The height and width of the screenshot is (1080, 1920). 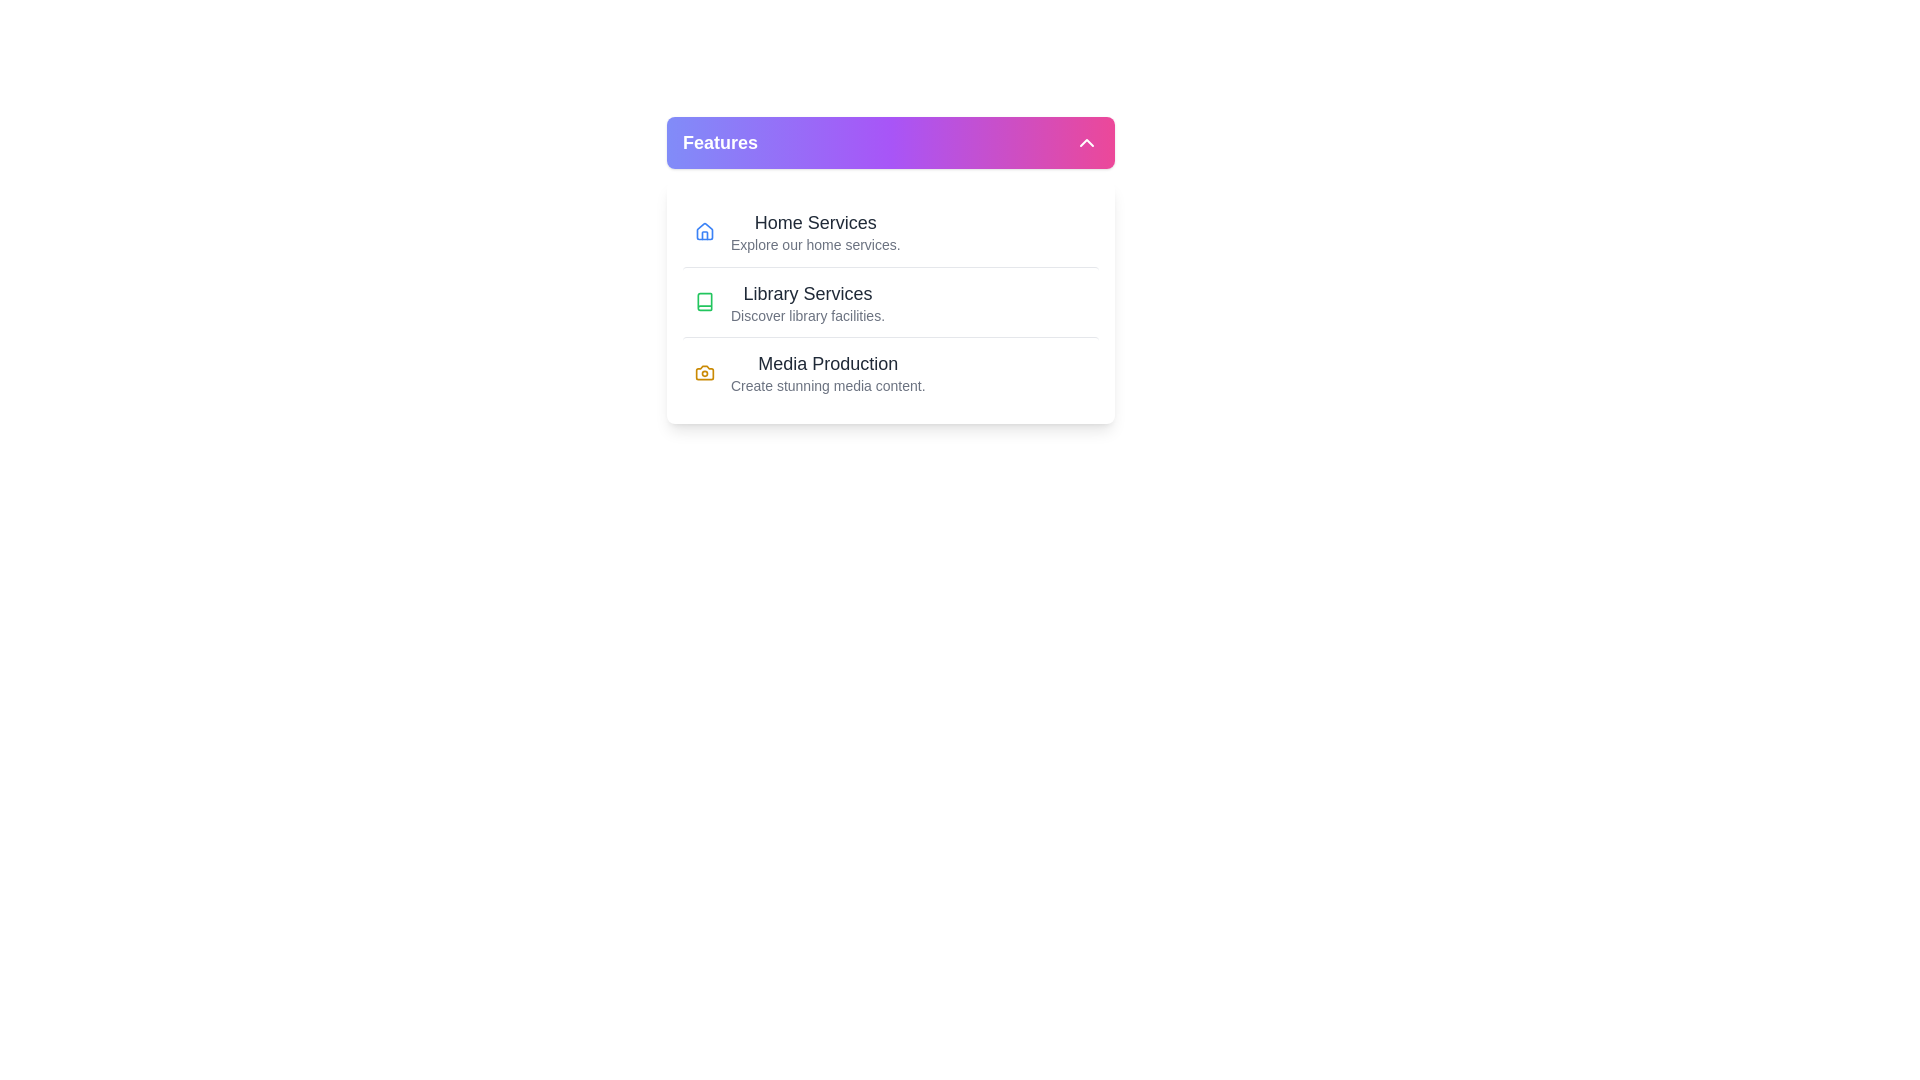 I want to click on the green book icon representing 'Library Services', so click(x=705, y=301).